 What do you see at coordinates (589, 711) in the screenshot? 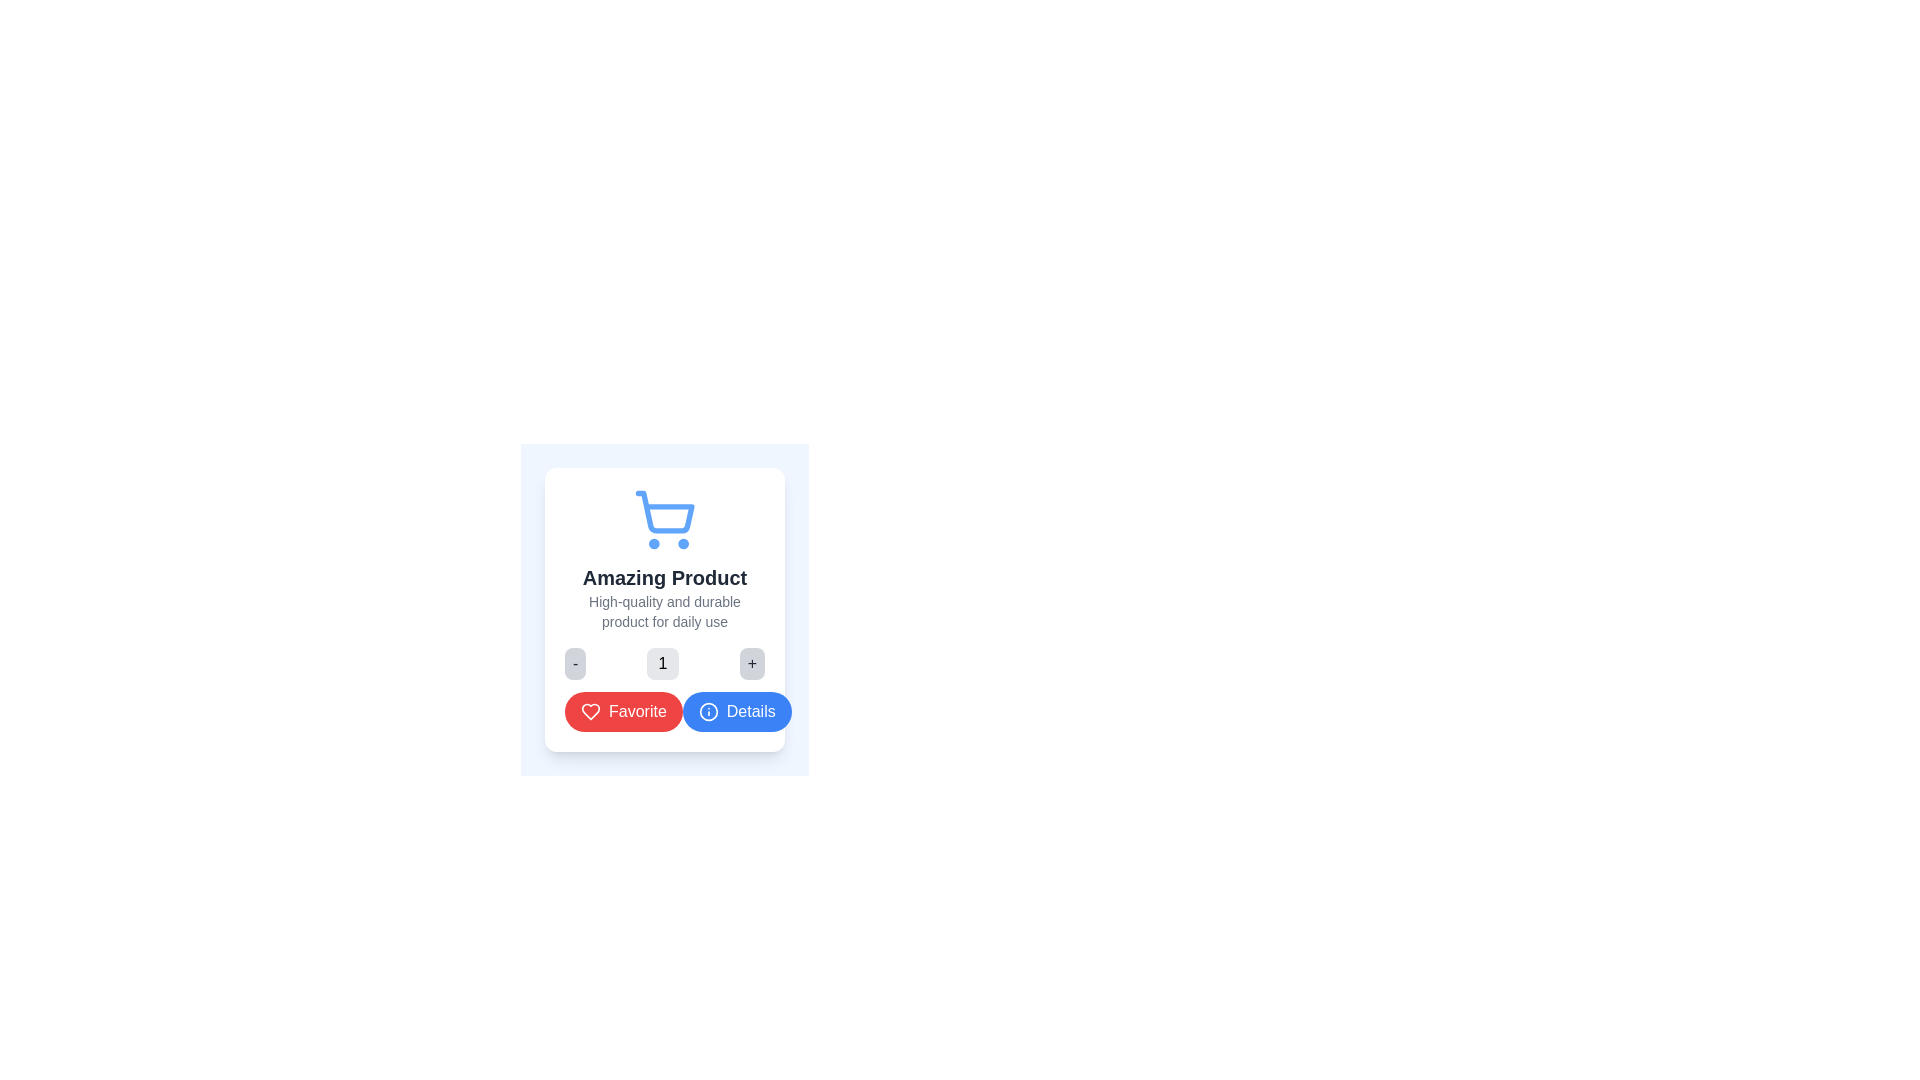
I see `the heart-shaped icon within the red circular background, which represents a 'like' or 'favorite' functionality` at bounding box center [589, 711].